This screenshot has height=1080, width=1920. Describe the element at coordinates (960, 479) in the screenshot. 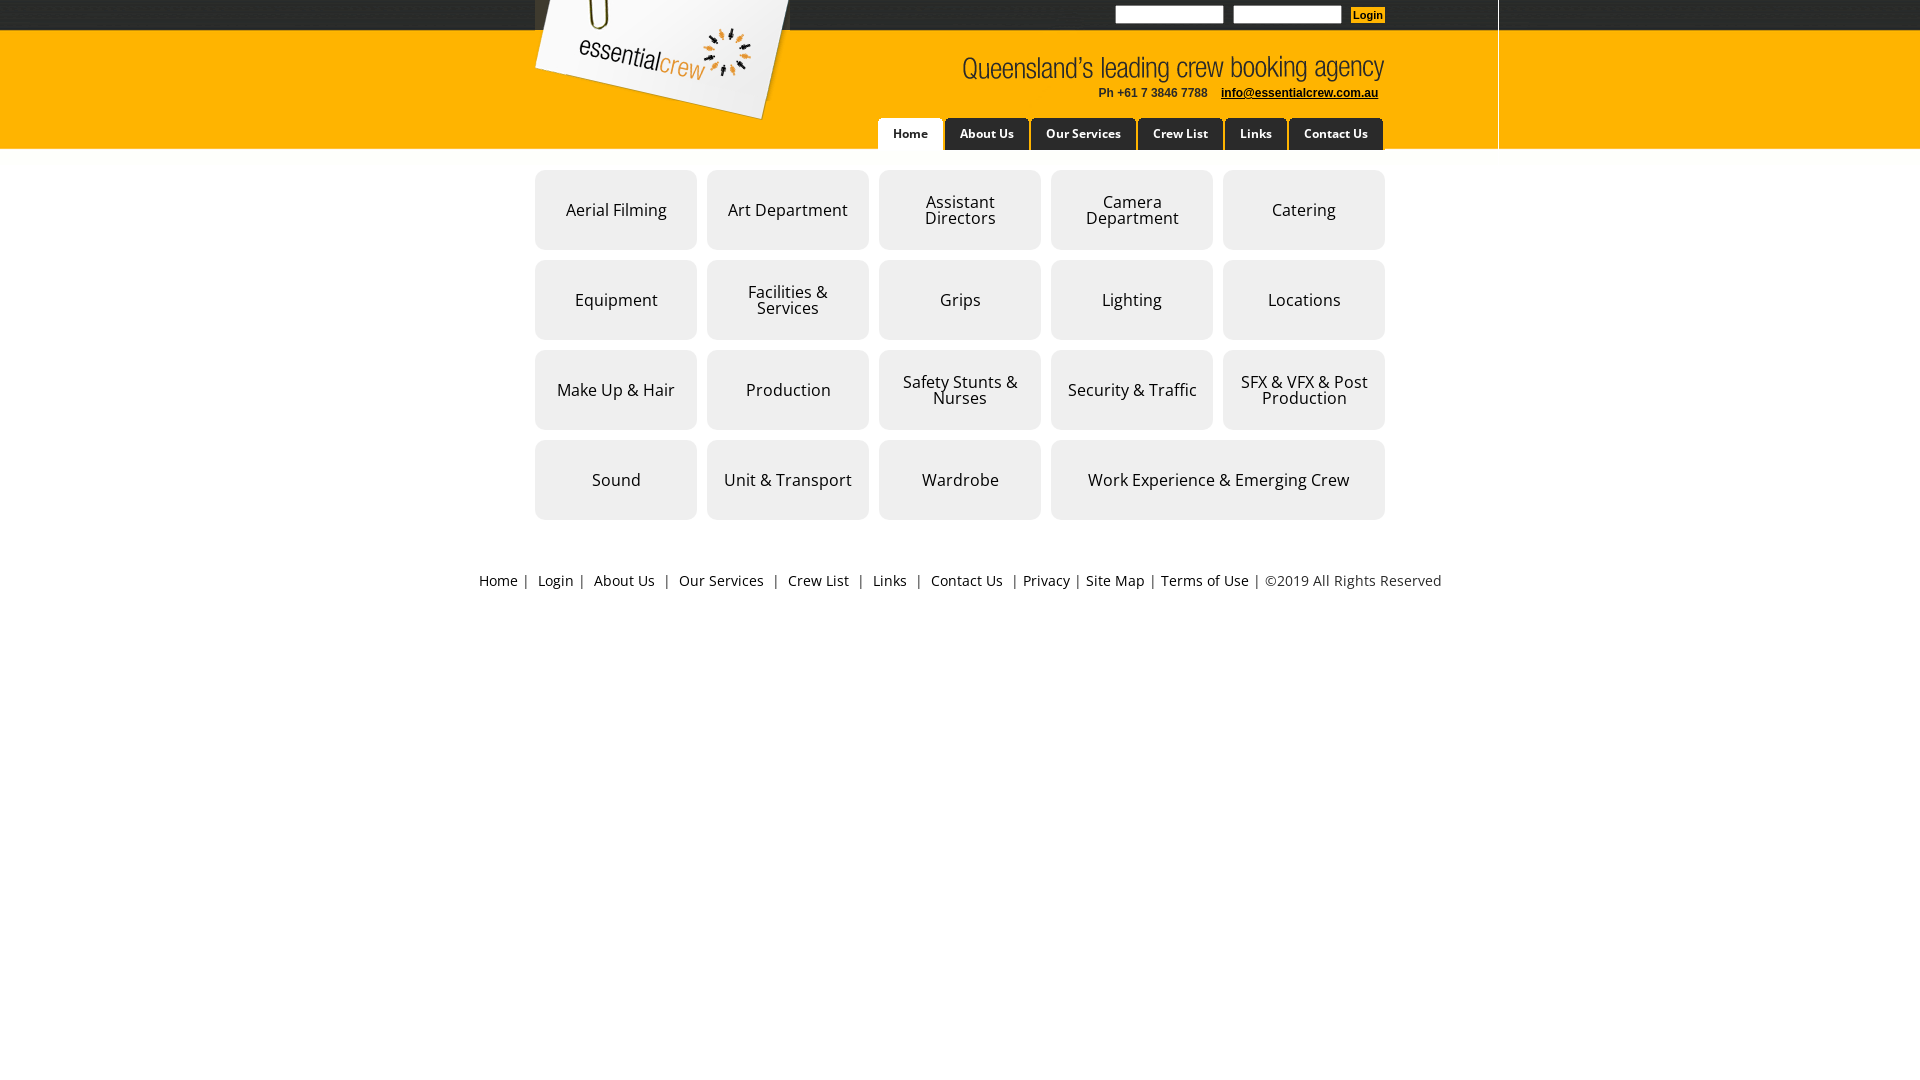

I see `'Wardrobe'` at that location.